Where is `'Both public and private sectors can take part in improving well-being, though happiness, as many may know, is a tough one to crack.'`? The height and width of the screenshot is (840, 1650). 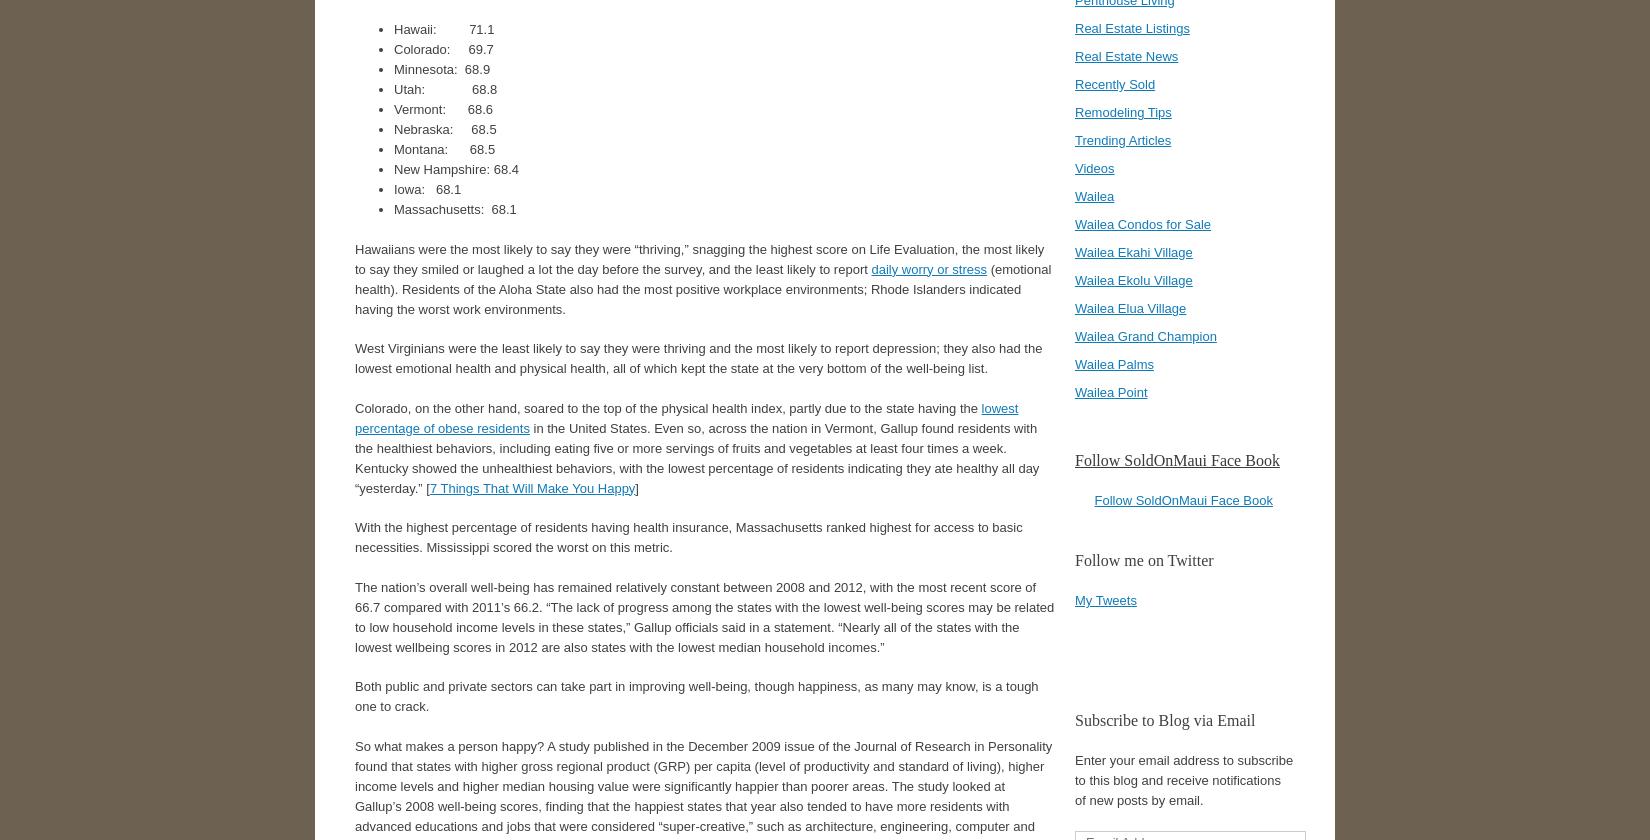
'Both public and private sectors can take part in improving well-being, though happiness, as many may know, is a tough one to crack.' is located at coordinates (695, 696).